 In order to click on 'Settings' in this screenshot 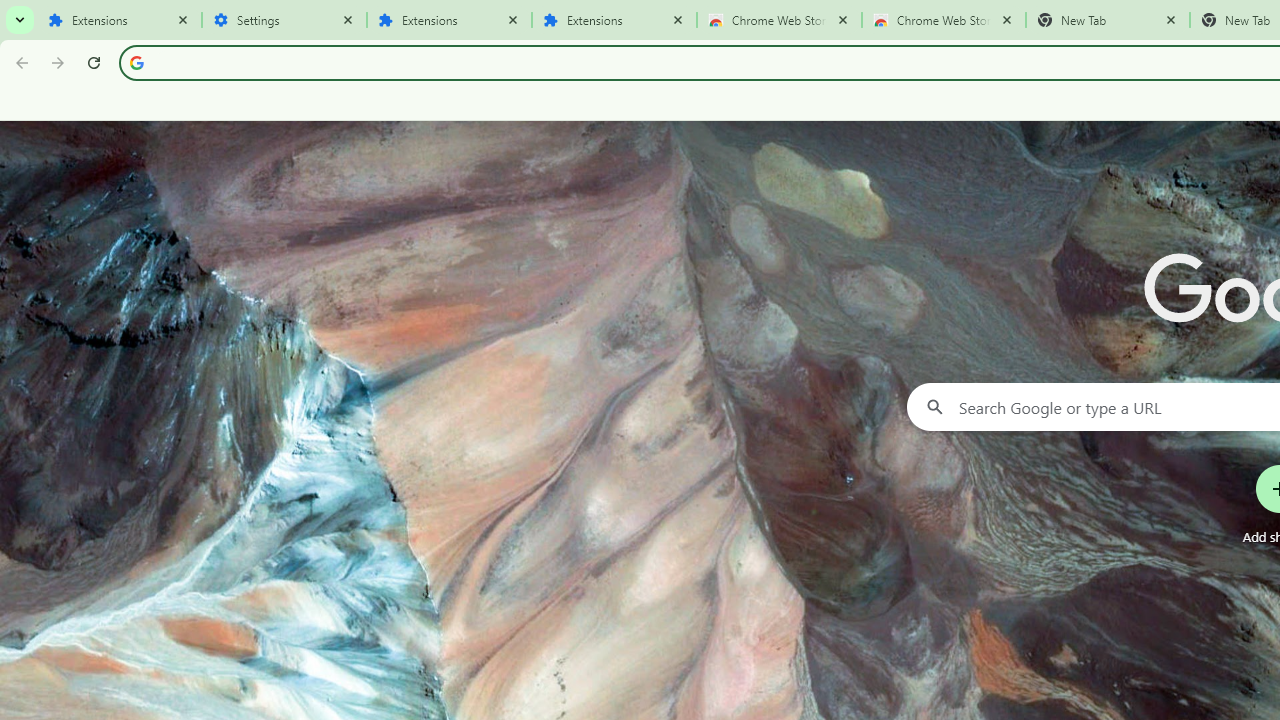, I will do `click(283, 20)`.